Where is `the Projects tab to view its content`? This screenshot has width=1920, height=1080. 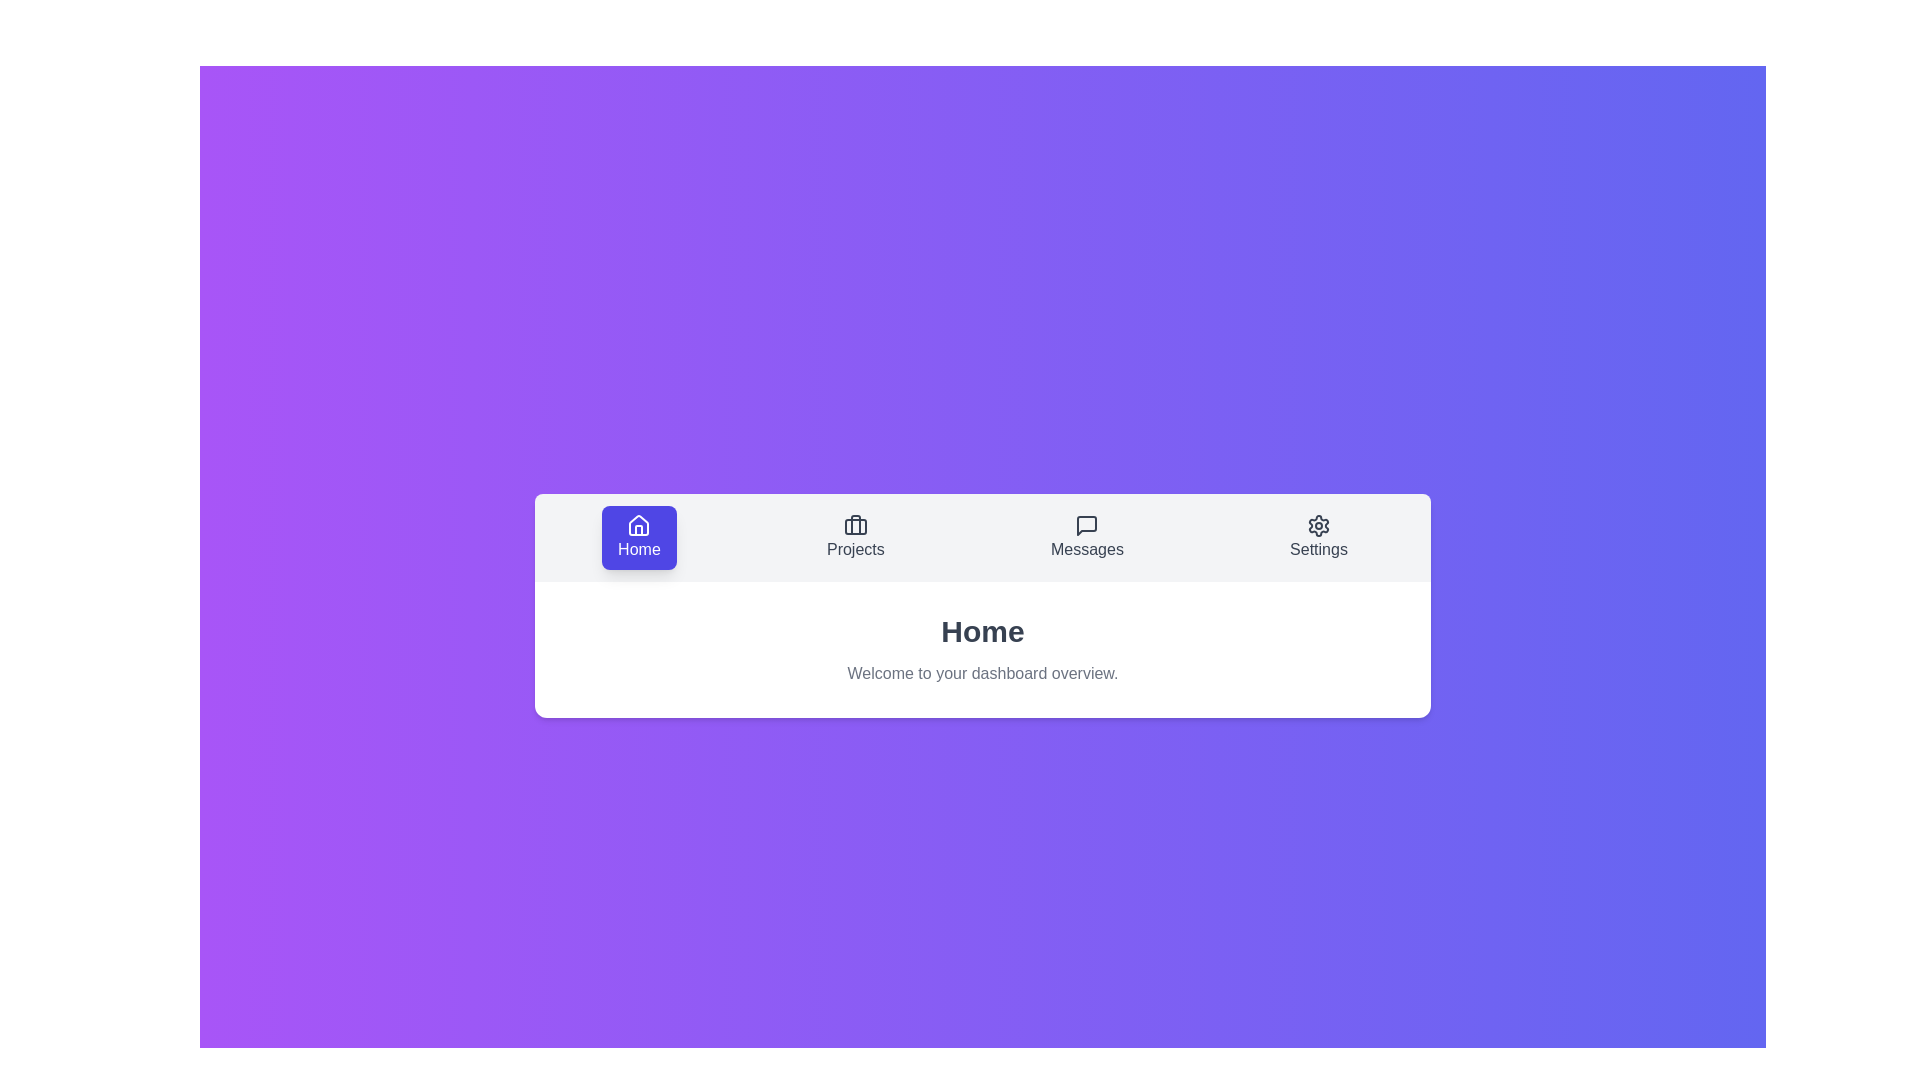
the Projects tab to view its content is located at coordinates (854, 536).